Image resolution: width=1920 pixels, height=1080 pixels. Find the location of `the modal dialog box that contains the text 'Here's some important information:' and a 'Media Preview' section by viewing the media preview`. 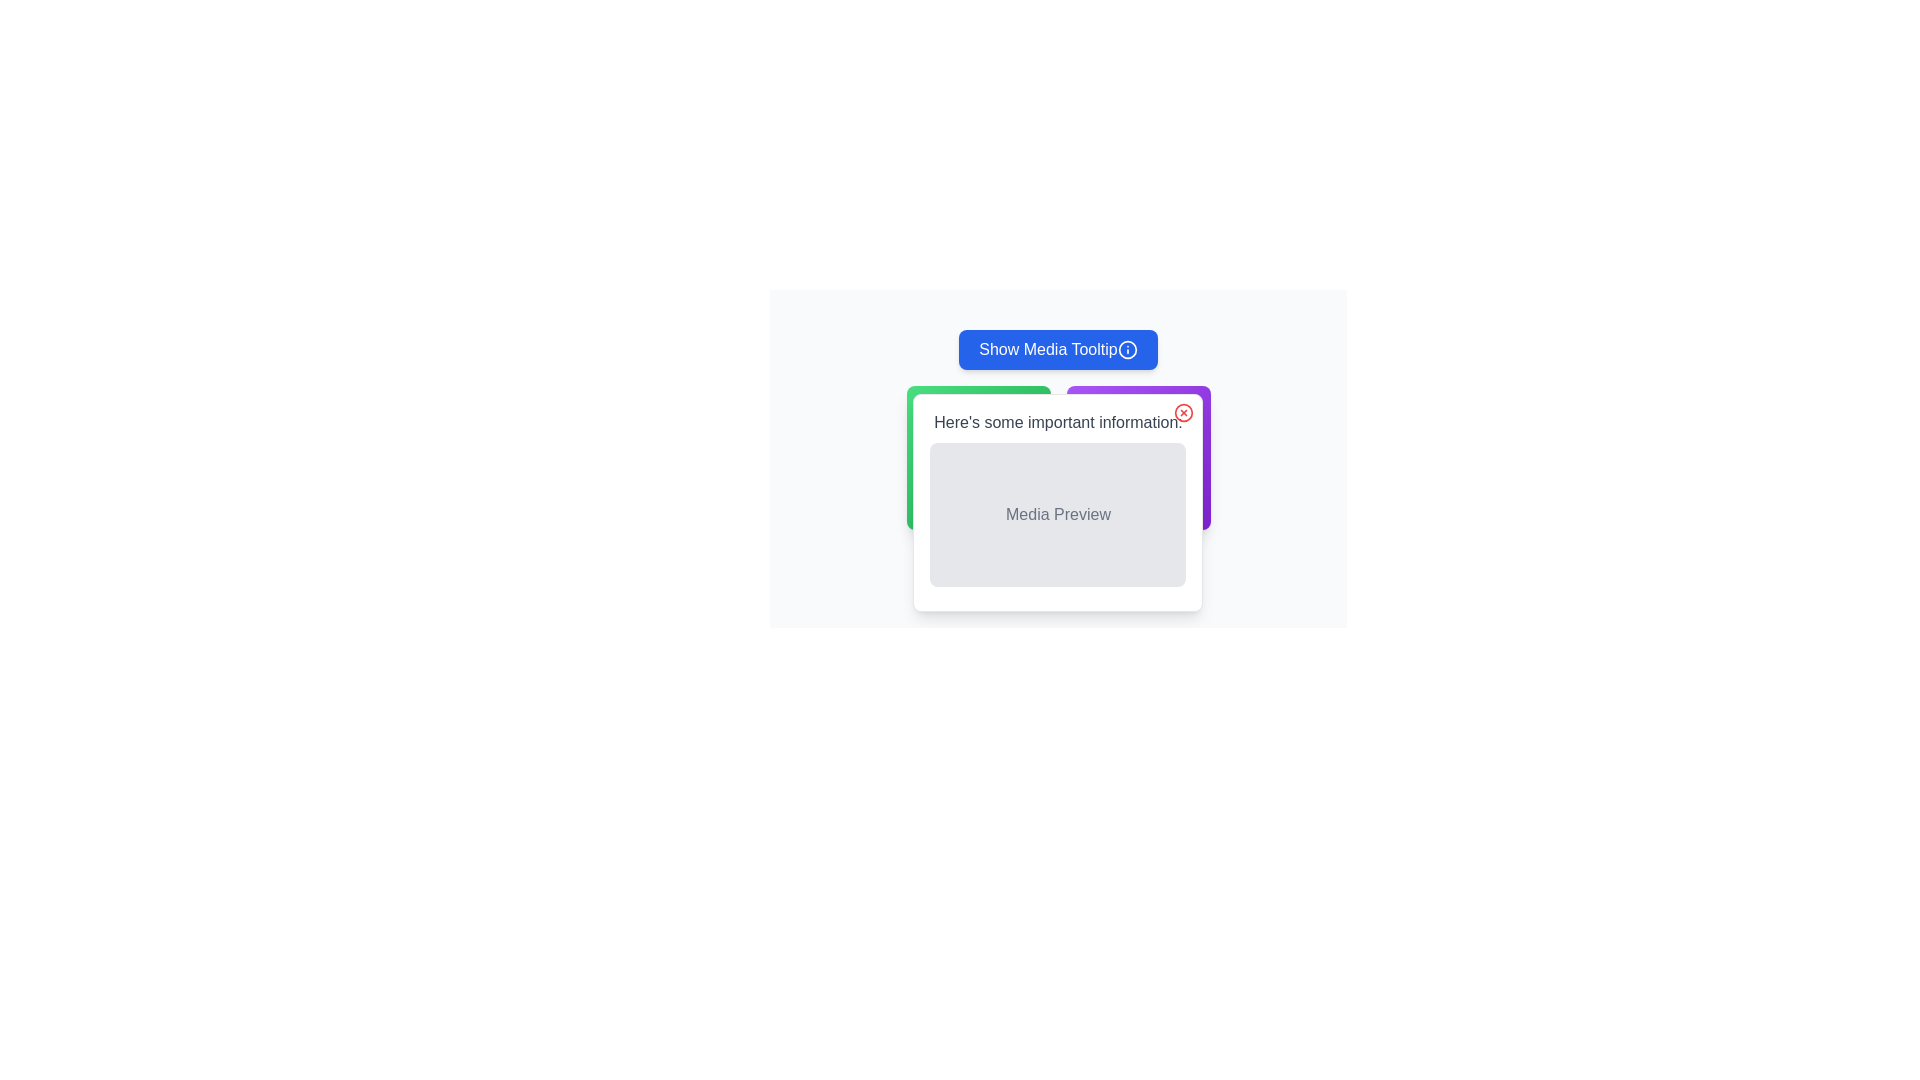

the modal dialog box that contains the text 'Here's some important information:' and a 'Media Preview' section by viewing the media preview is located at coordinates (1057, 446).